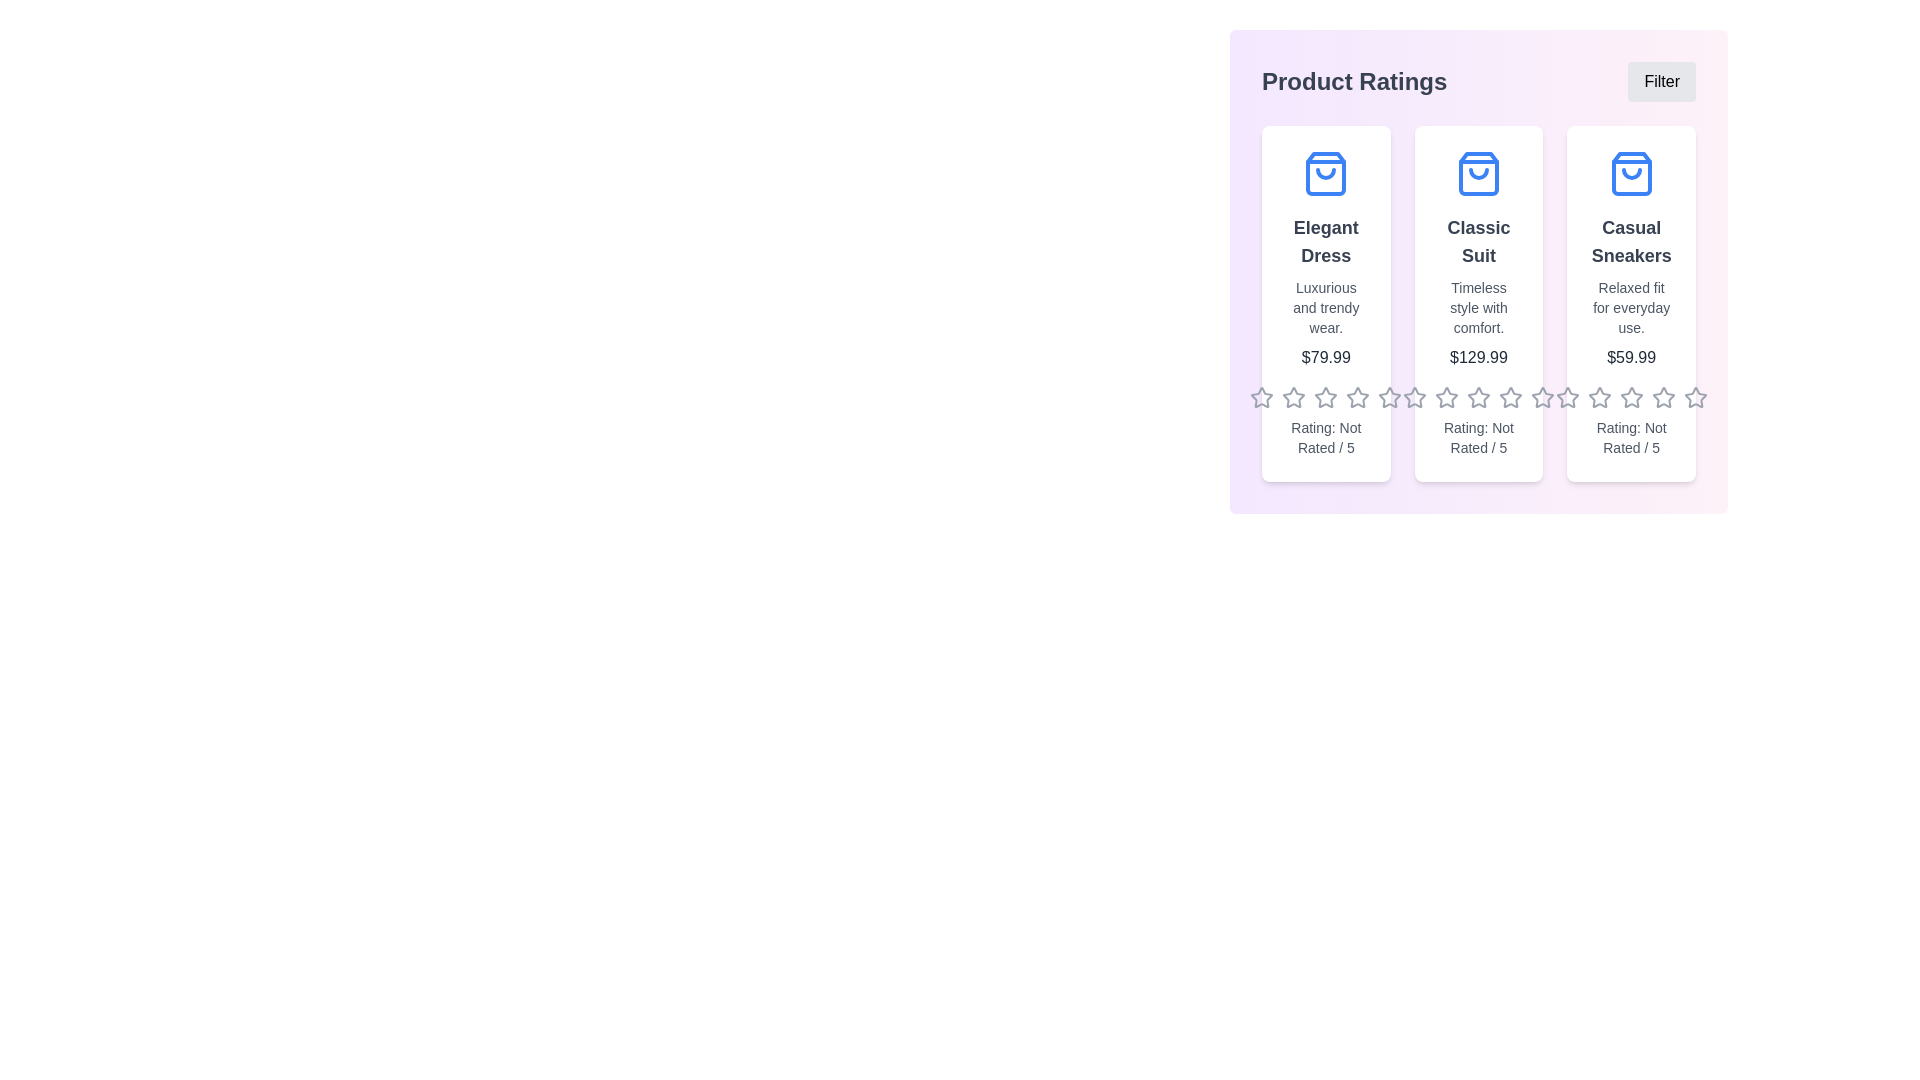 This screenshot has height=1080, width=1920. Describe the element at coordinates (1358, 397) in the screenshot. I see `the rating of a product to 4 stars by clicking on the respective star in the product's rating section` at that location.